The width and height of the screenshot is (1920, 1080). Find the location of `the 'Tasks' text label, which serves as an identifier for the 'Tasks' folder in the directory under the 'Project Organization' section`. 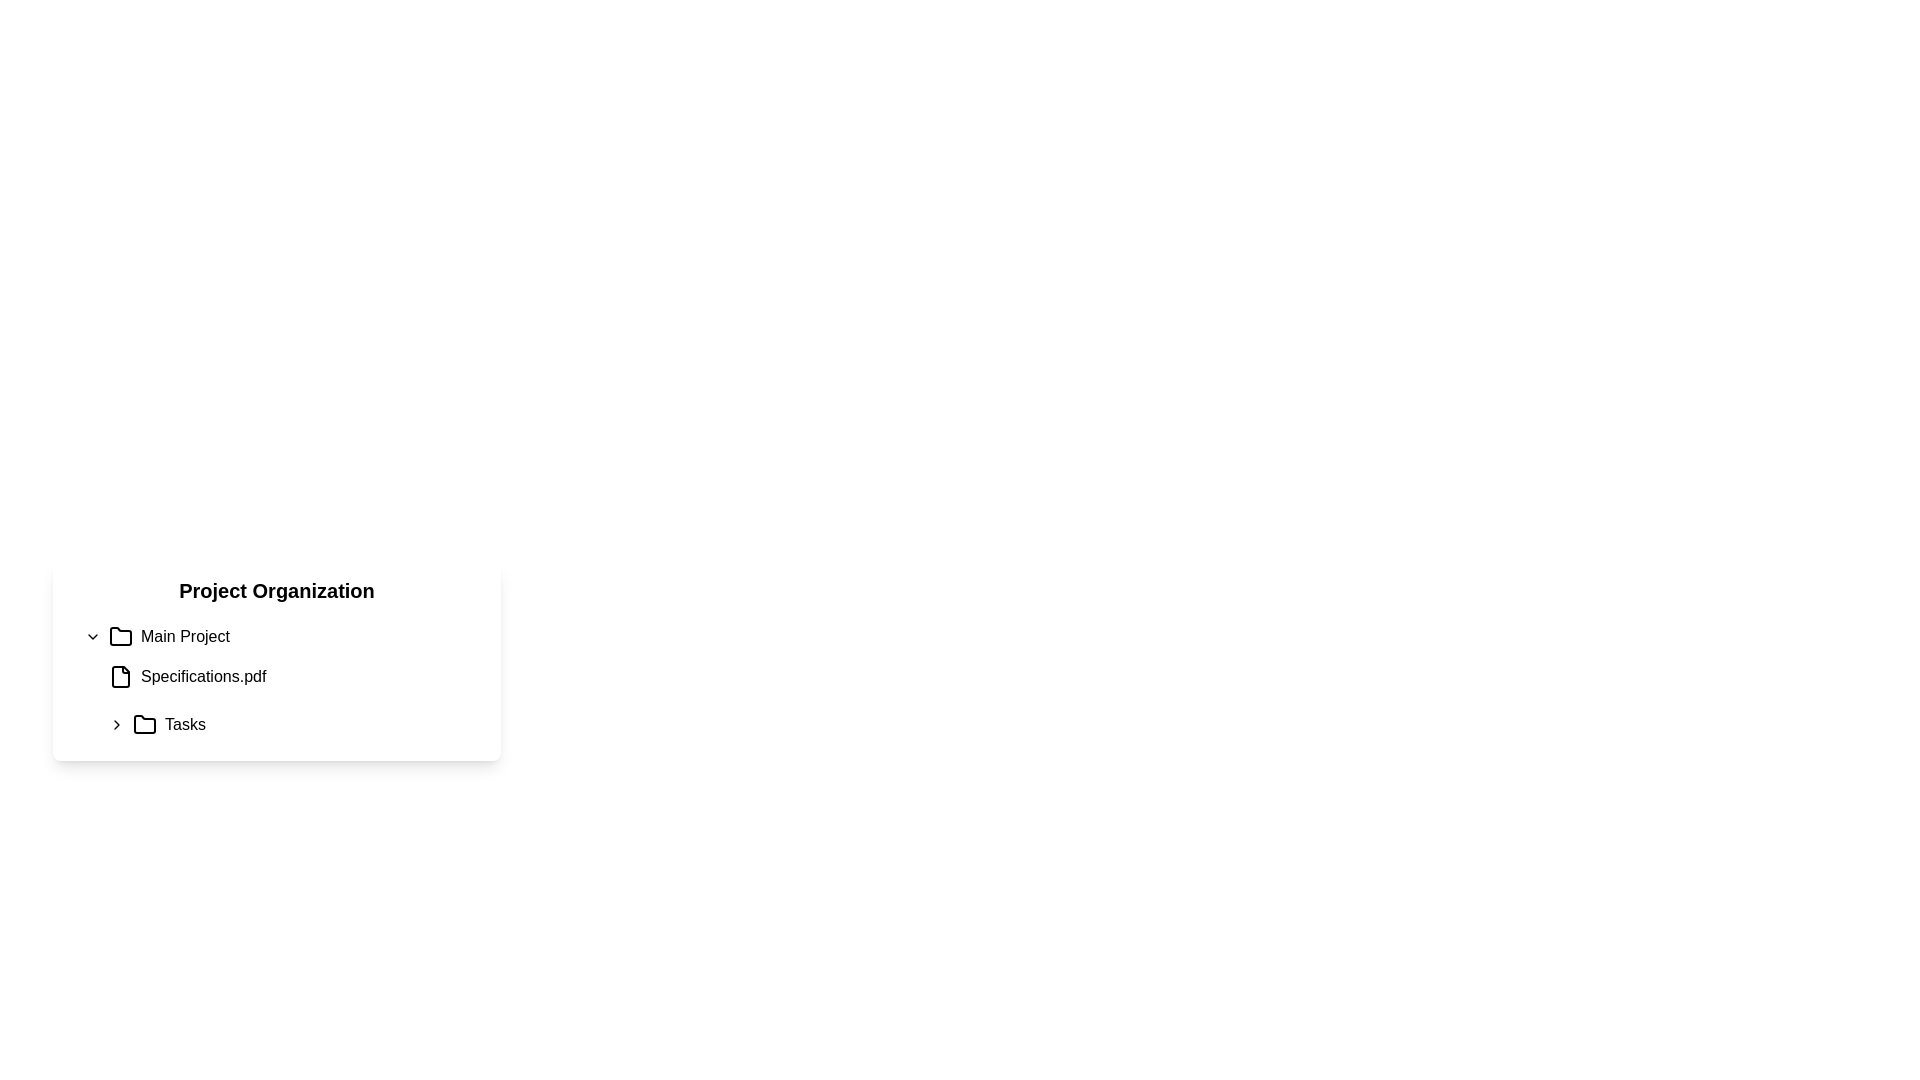

the 'Tasks' text label, which serves as an identifier for the 'Tasks' folder in the directory under the 'Project Organization' section is located at coordinates (185, 725).